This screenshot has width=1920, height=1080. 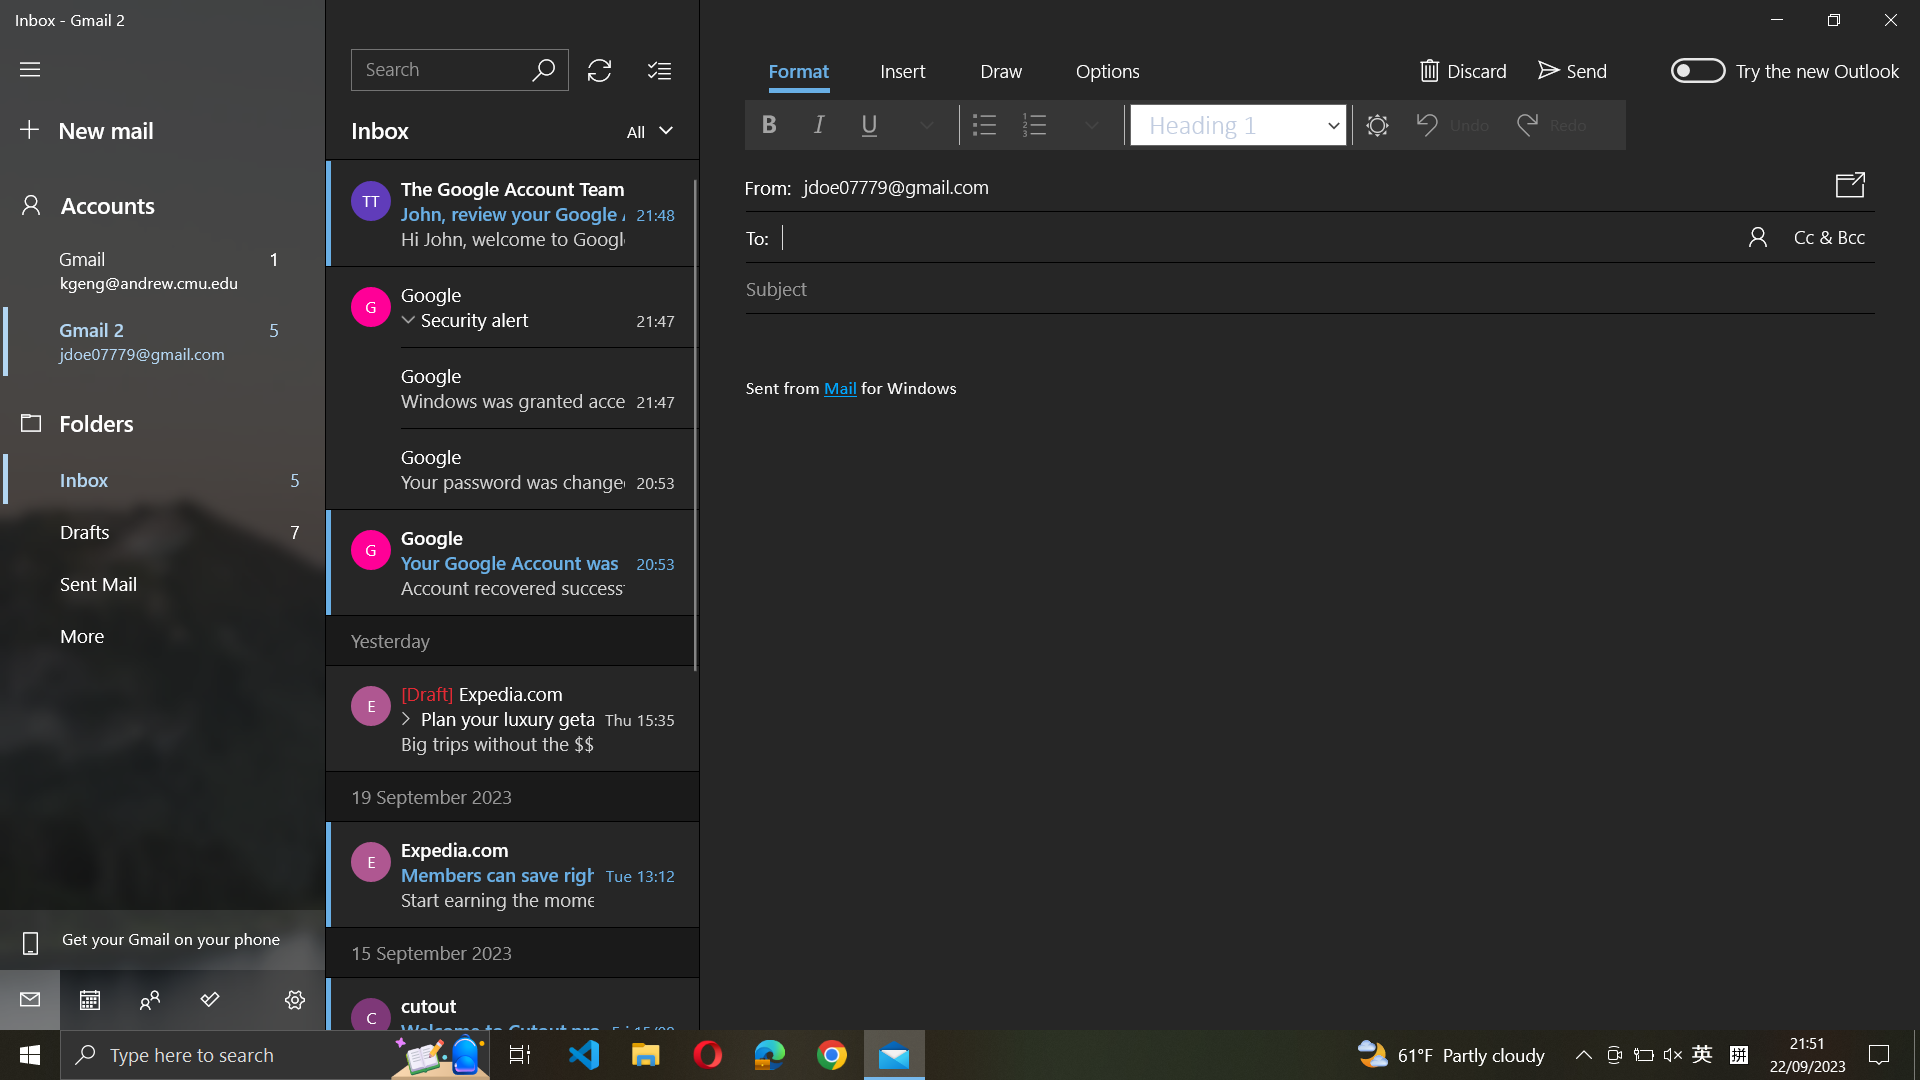 What do you see at coordinates (1106, 73) in the screenshot?
I see `Navigate and activate the "Mark as Spam" option` at bounding box center [1106, 73].